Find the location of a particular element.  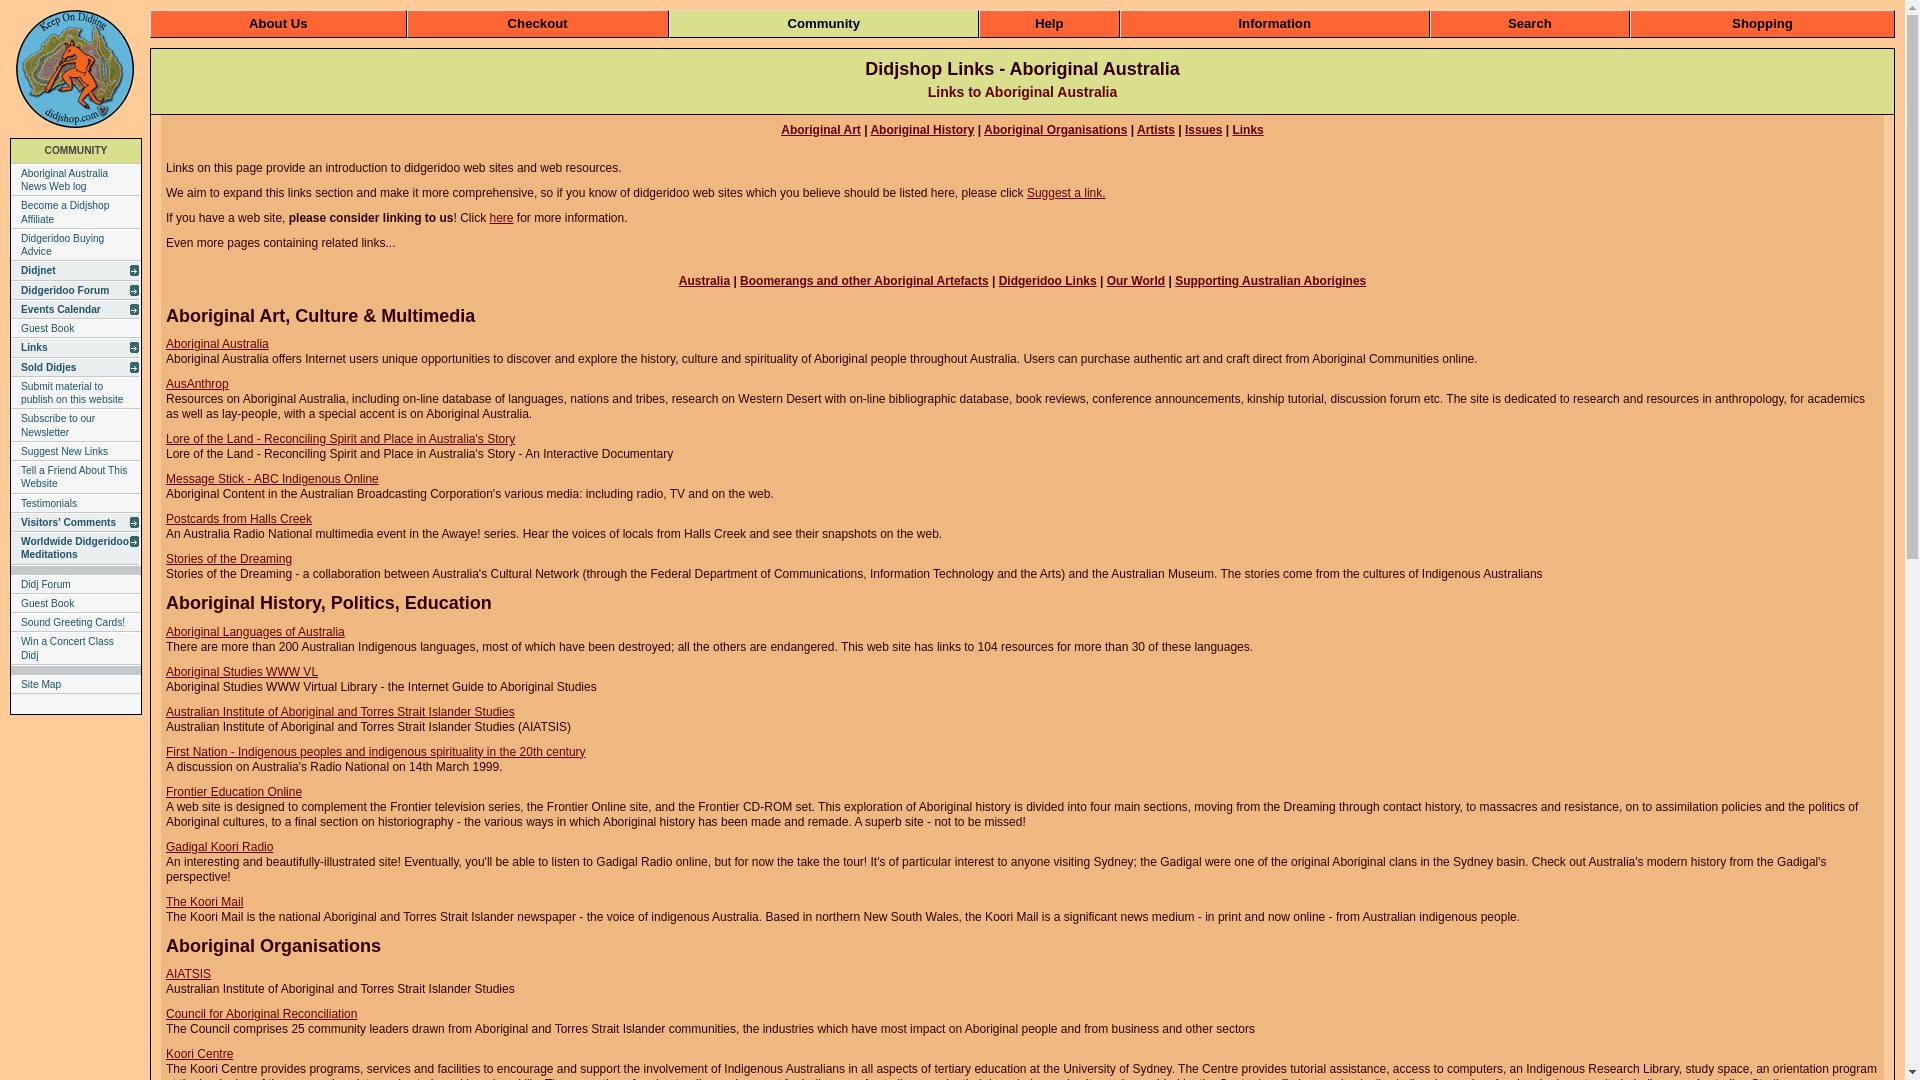

'Didgeridoo Forum' is located at coordinates (75, 290).